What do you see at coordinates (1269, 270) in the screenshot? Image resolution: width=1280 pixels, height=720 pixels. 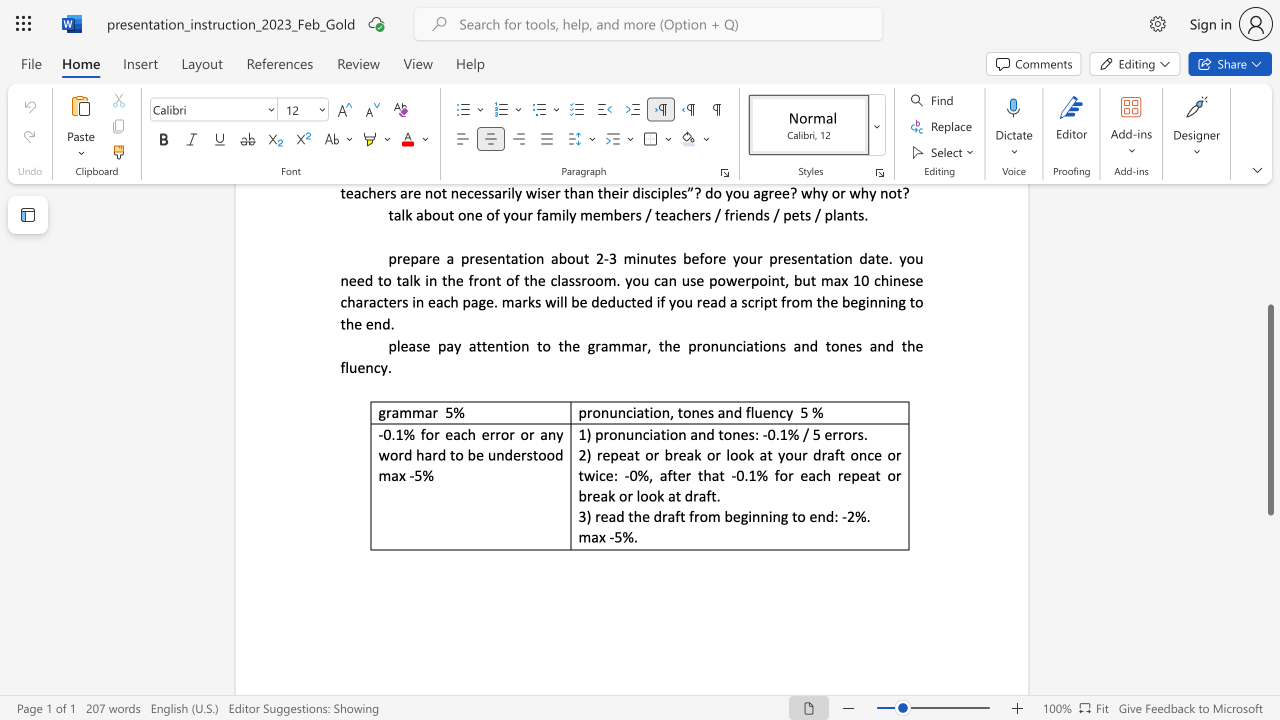 I see `the scrollbar to move the page upward` at bounding box center [1269, 270].